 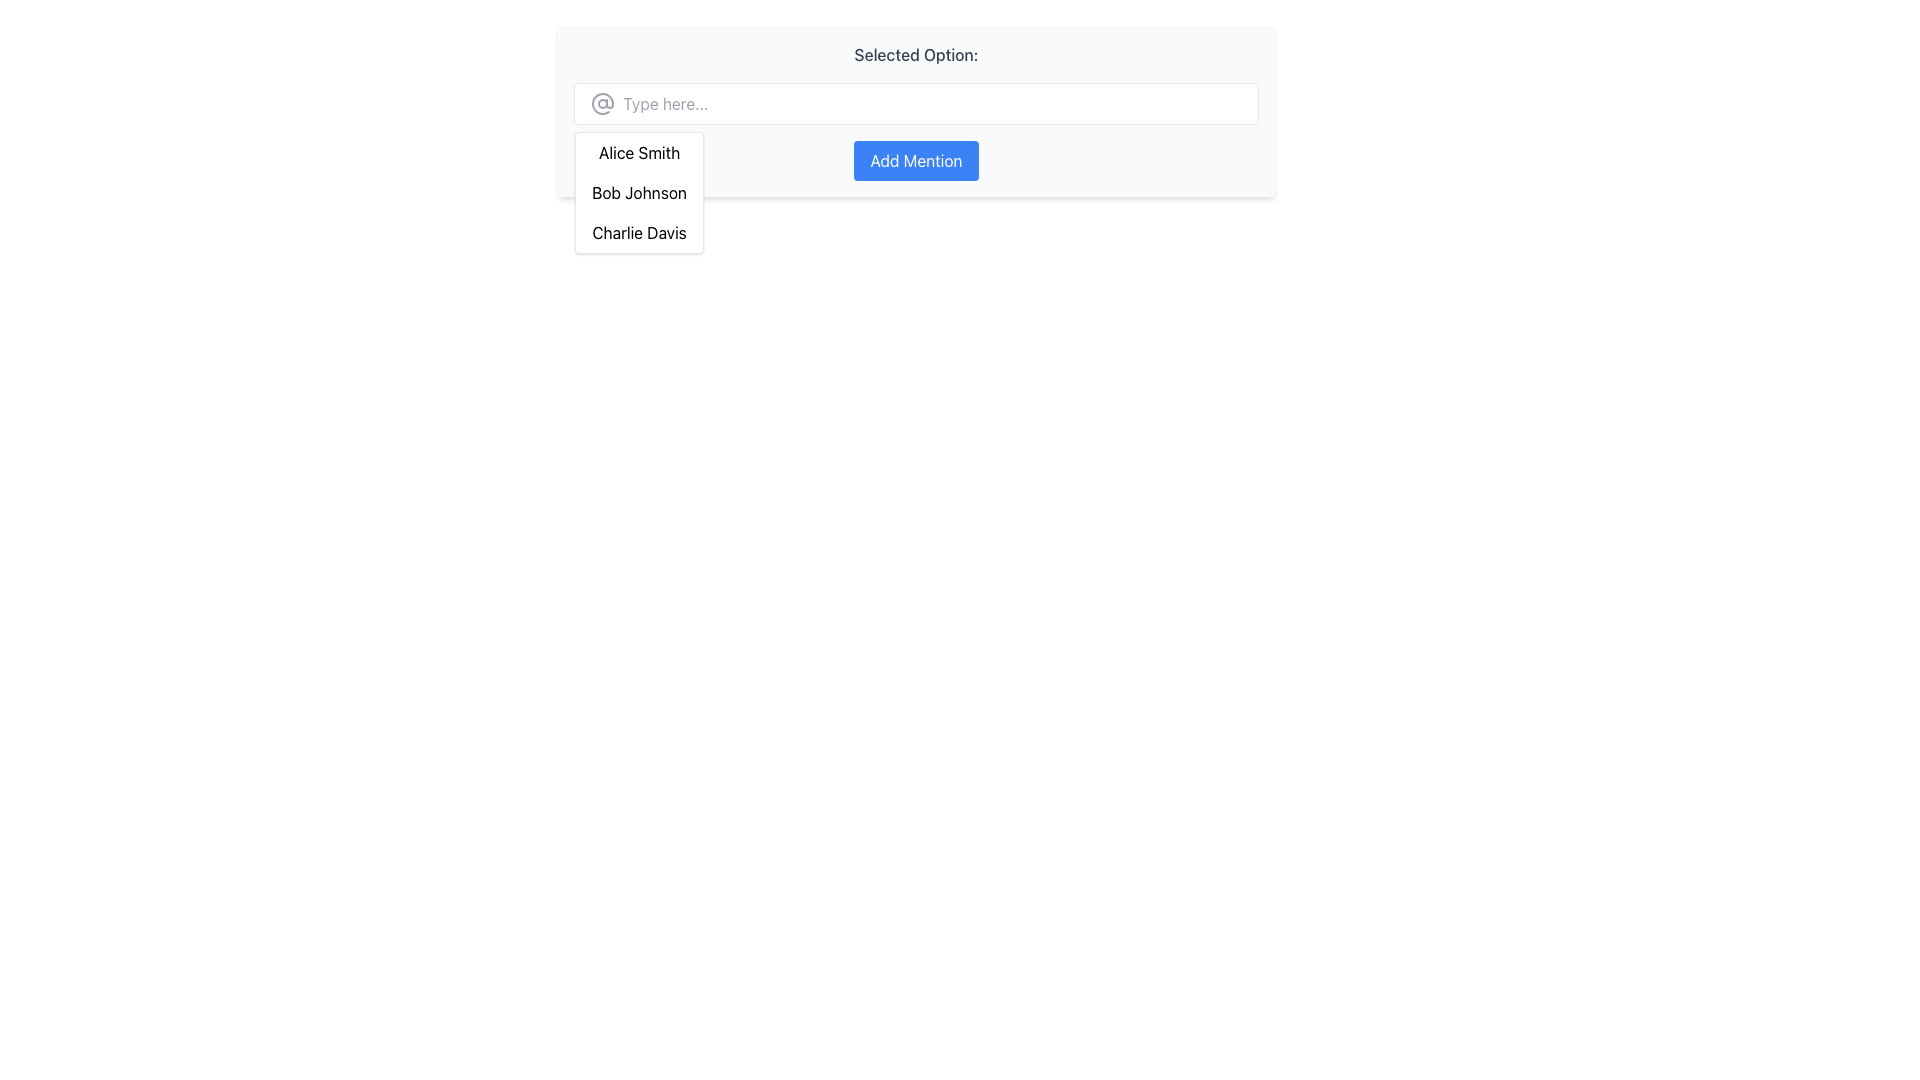 I want to click on the 'Add Mention' button, which is a vibrant blue button with white text centered on it, located on the right side of the interface, so click(x=915, y=160).